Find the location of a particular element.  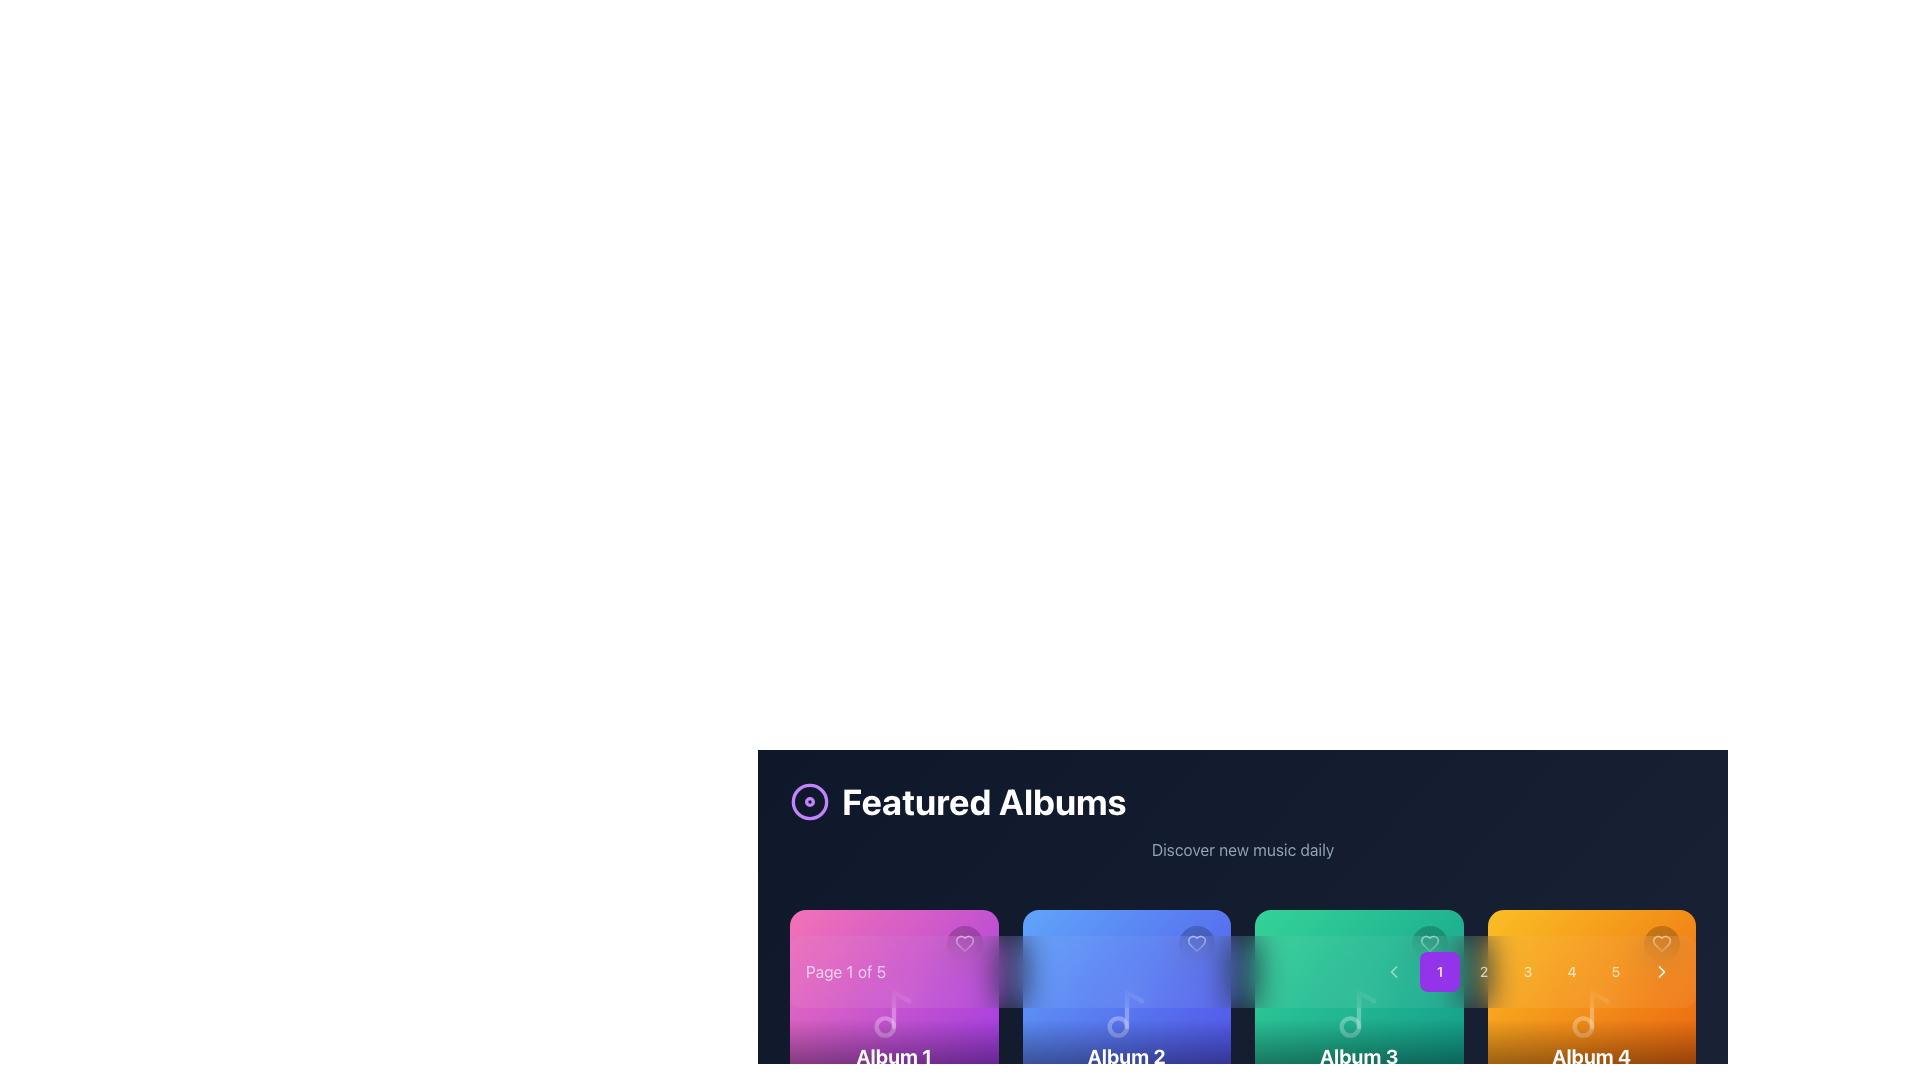

the 'like' button located at the upper-right corner of the blue card labeled 'Album 2' to observe visual feedback is located at coordinates (1196, 944).